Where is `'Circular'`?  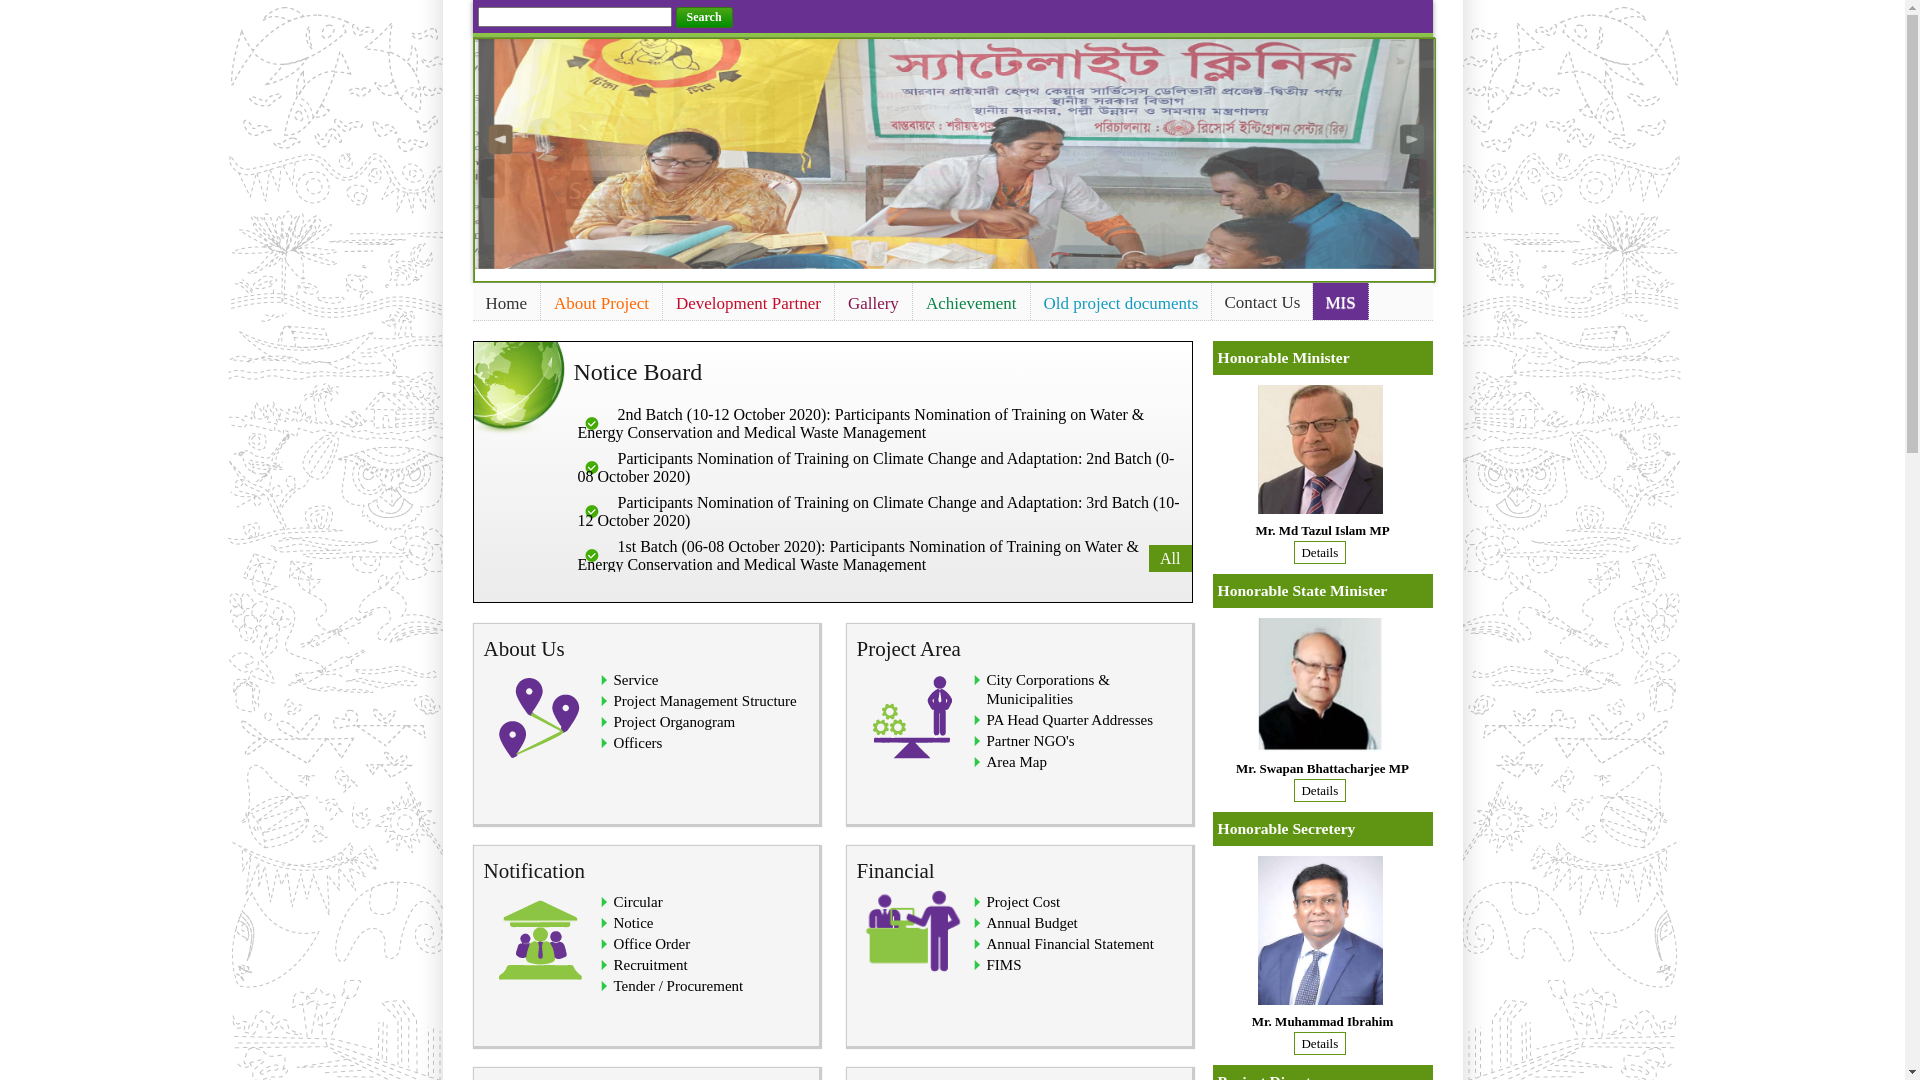 'Circular' is located at coordinates (637, 902).